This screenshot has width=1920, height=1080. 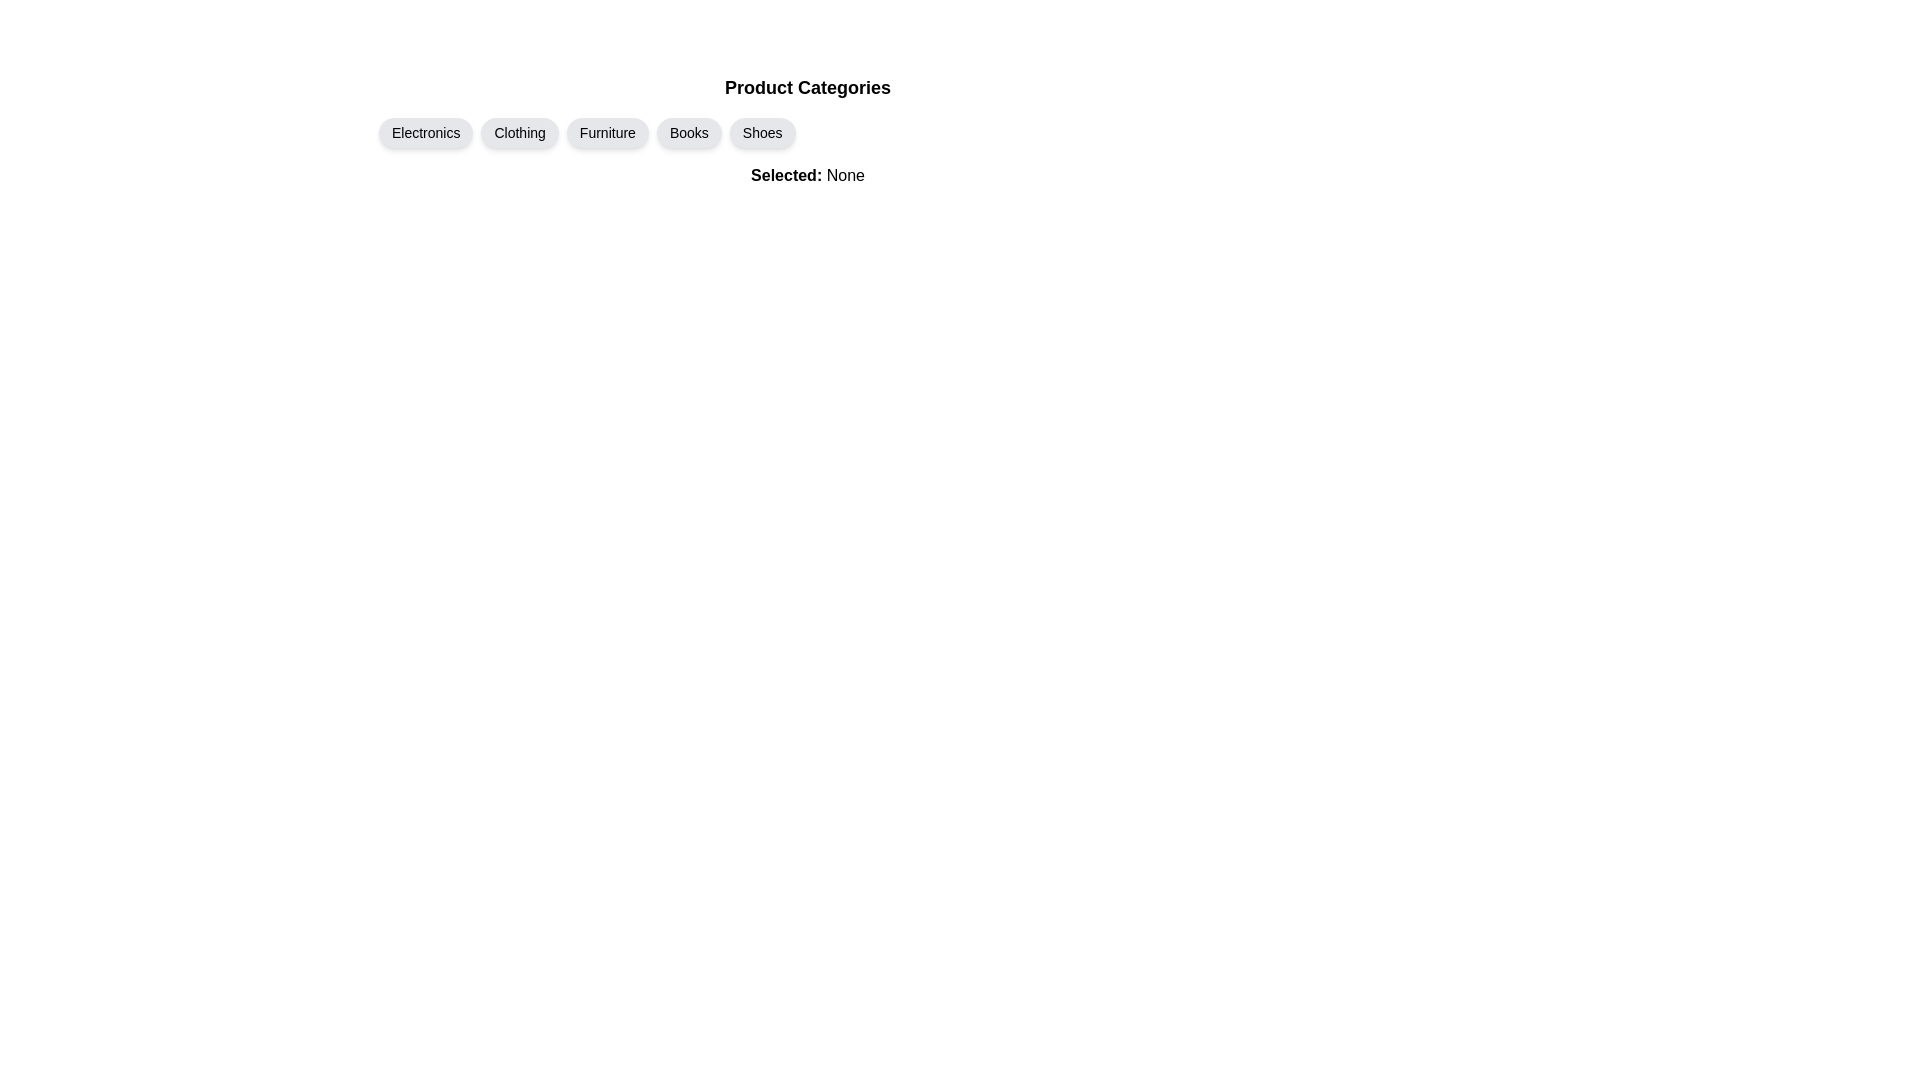 I want to click on the Electronics chip to toggle its selection, so click(x=425, y=132).